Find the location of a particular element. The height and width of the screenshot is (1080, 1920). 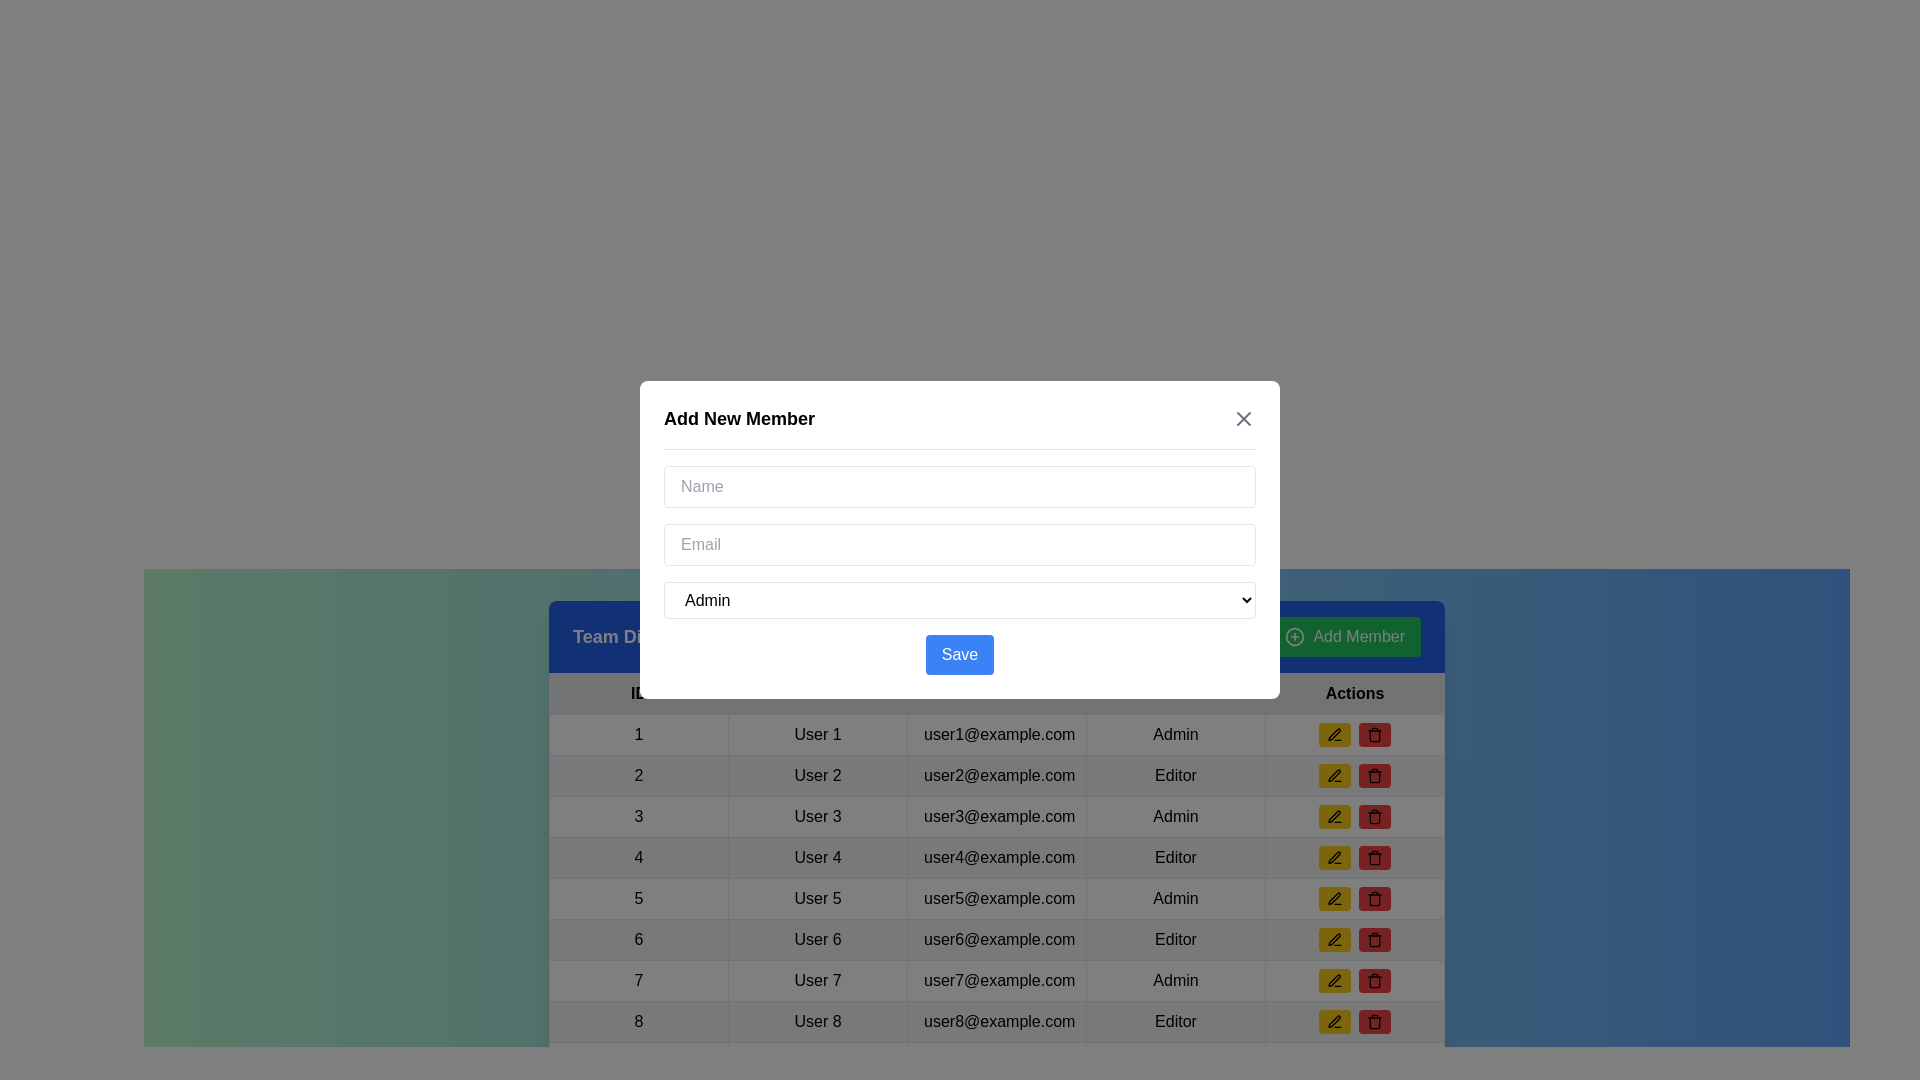

the delete icon button located in the 'Actions' column of the table is located at coordinates (1373, 981).